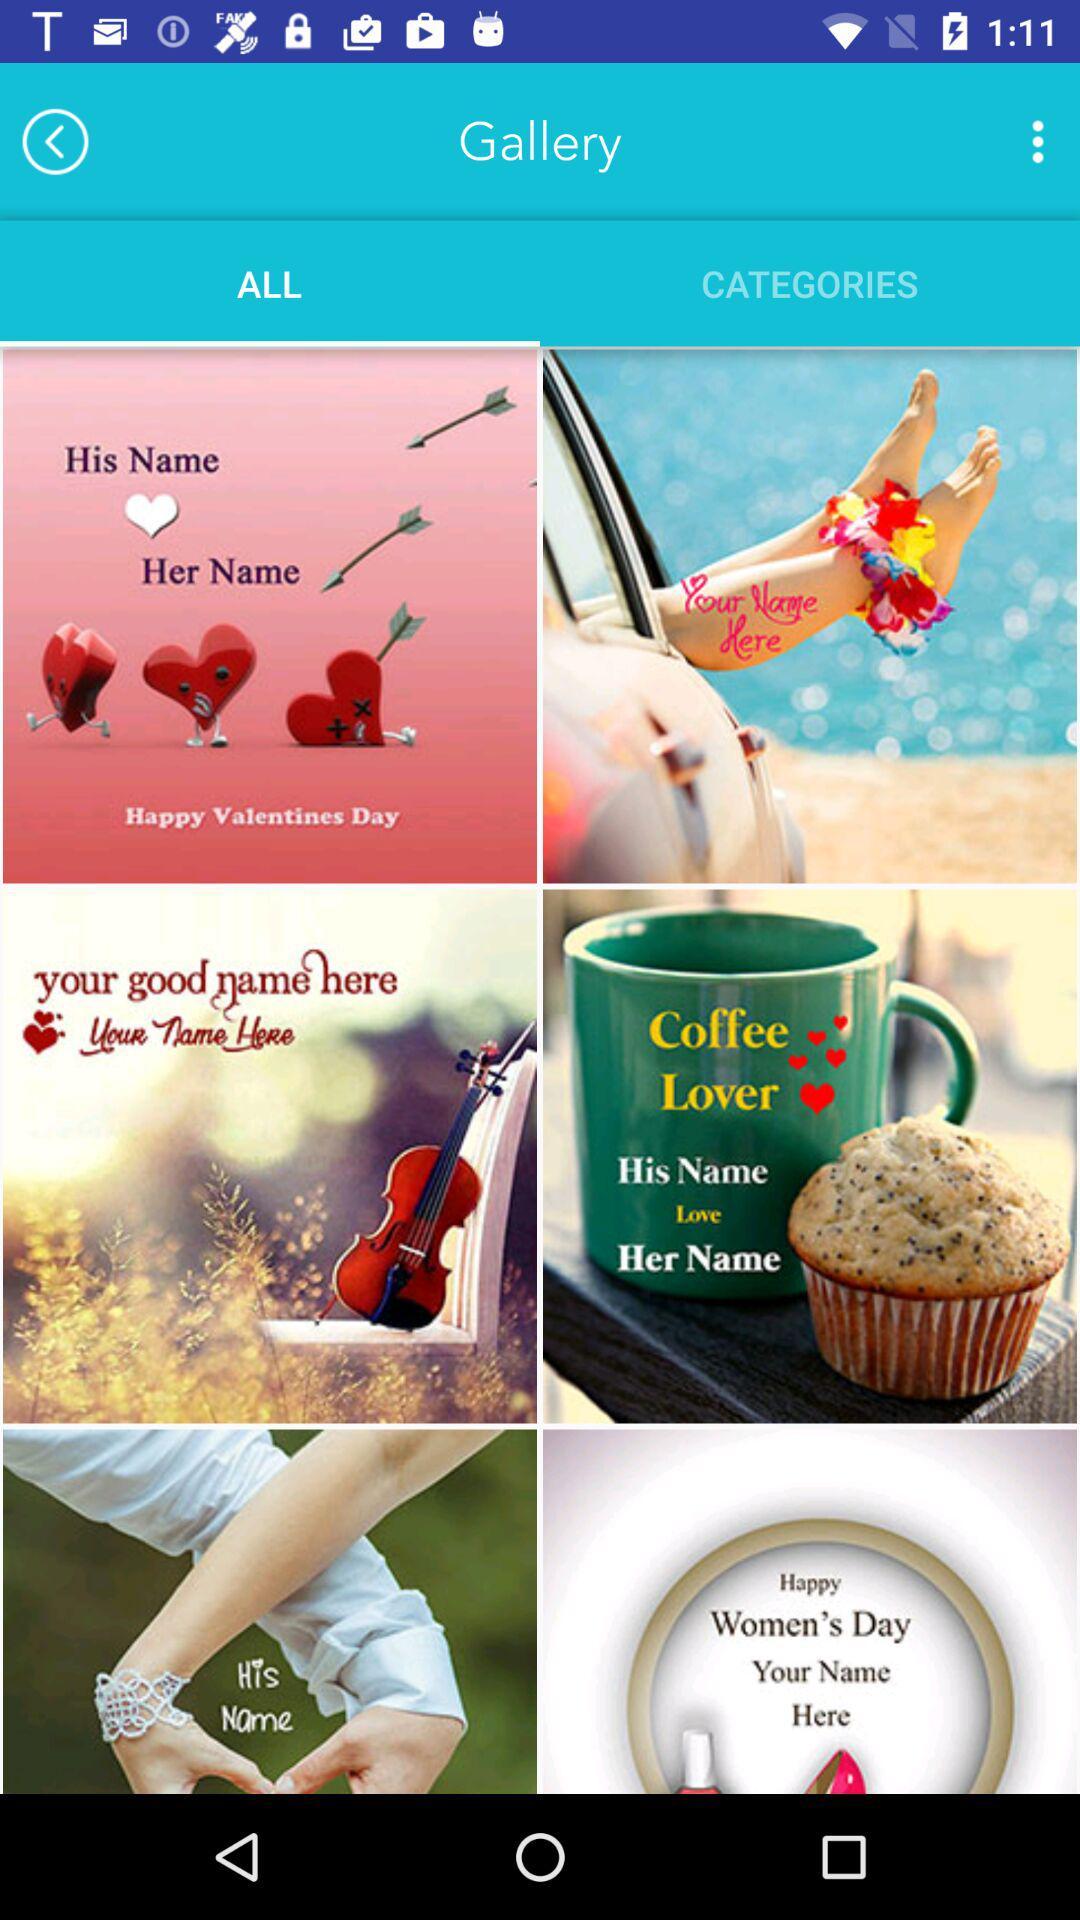 The image size is (1080, 1920). Describe the element at coordinates (1036, 140) in the screenshot. I see `icon to the right of the gallery app` at that location.